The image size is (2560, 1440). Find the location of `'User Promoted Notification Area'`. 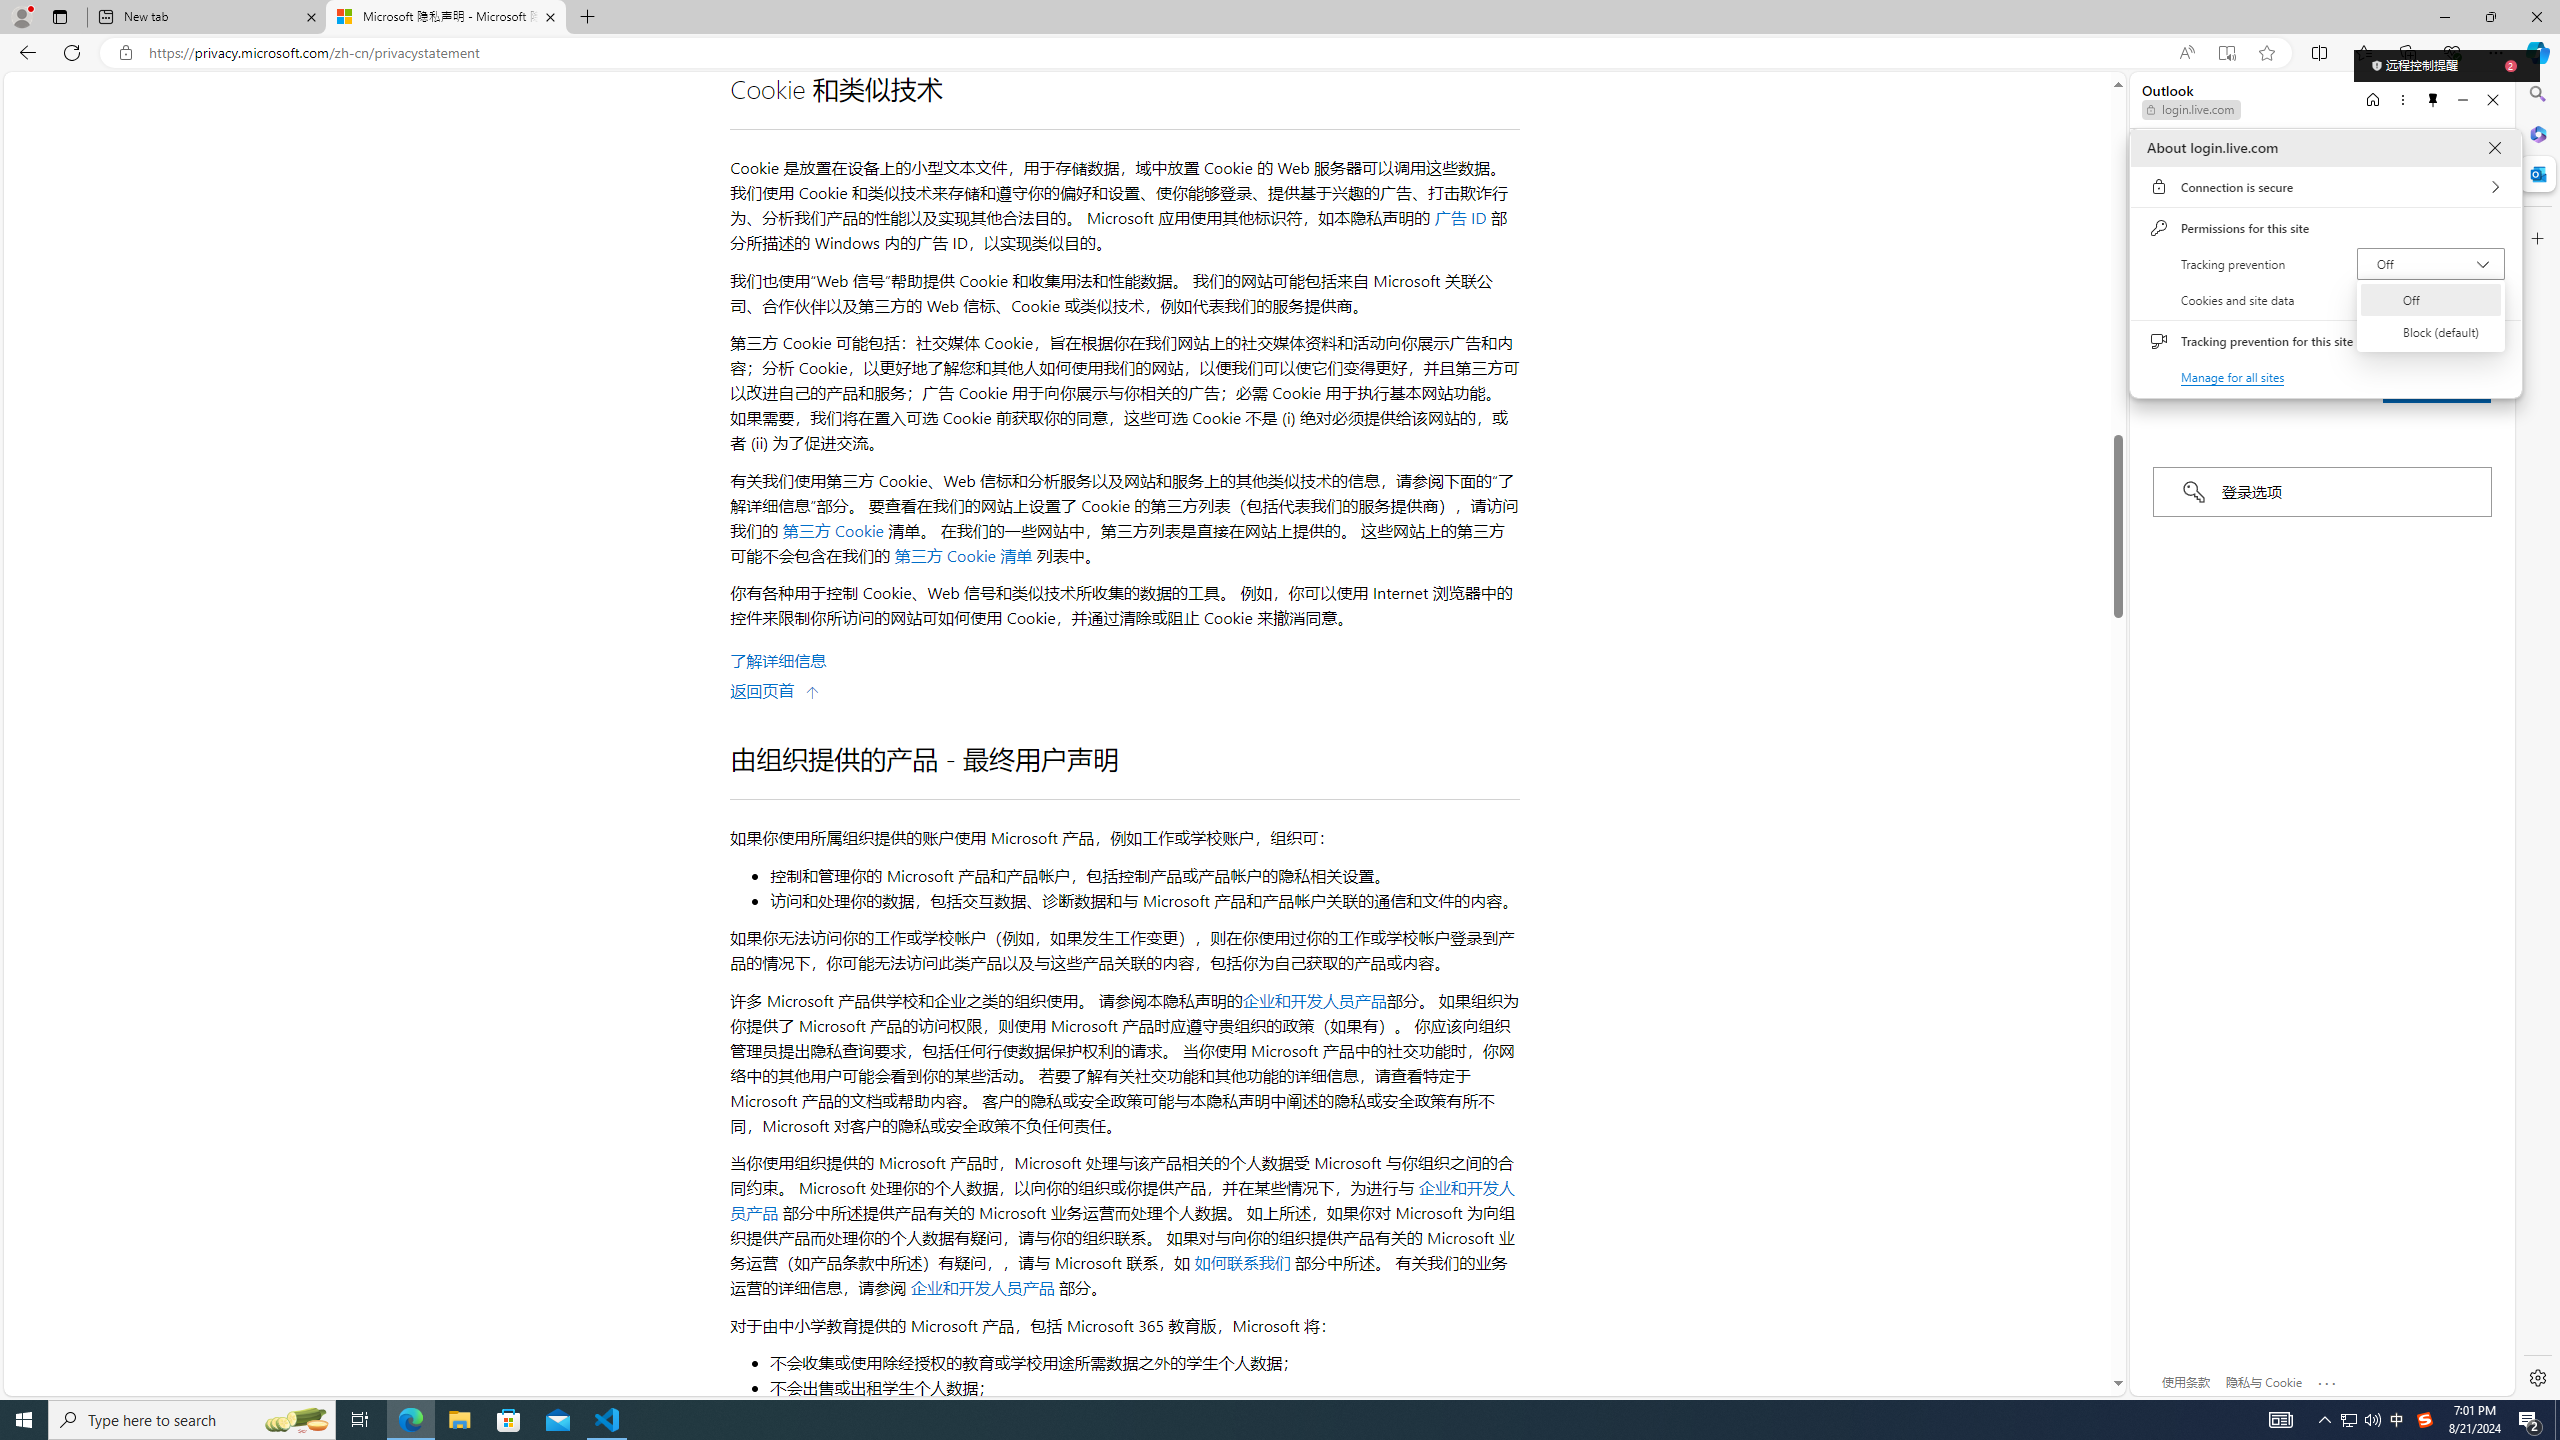

'User Promoted Notification Area' is located at coordinates (2360, 1418).